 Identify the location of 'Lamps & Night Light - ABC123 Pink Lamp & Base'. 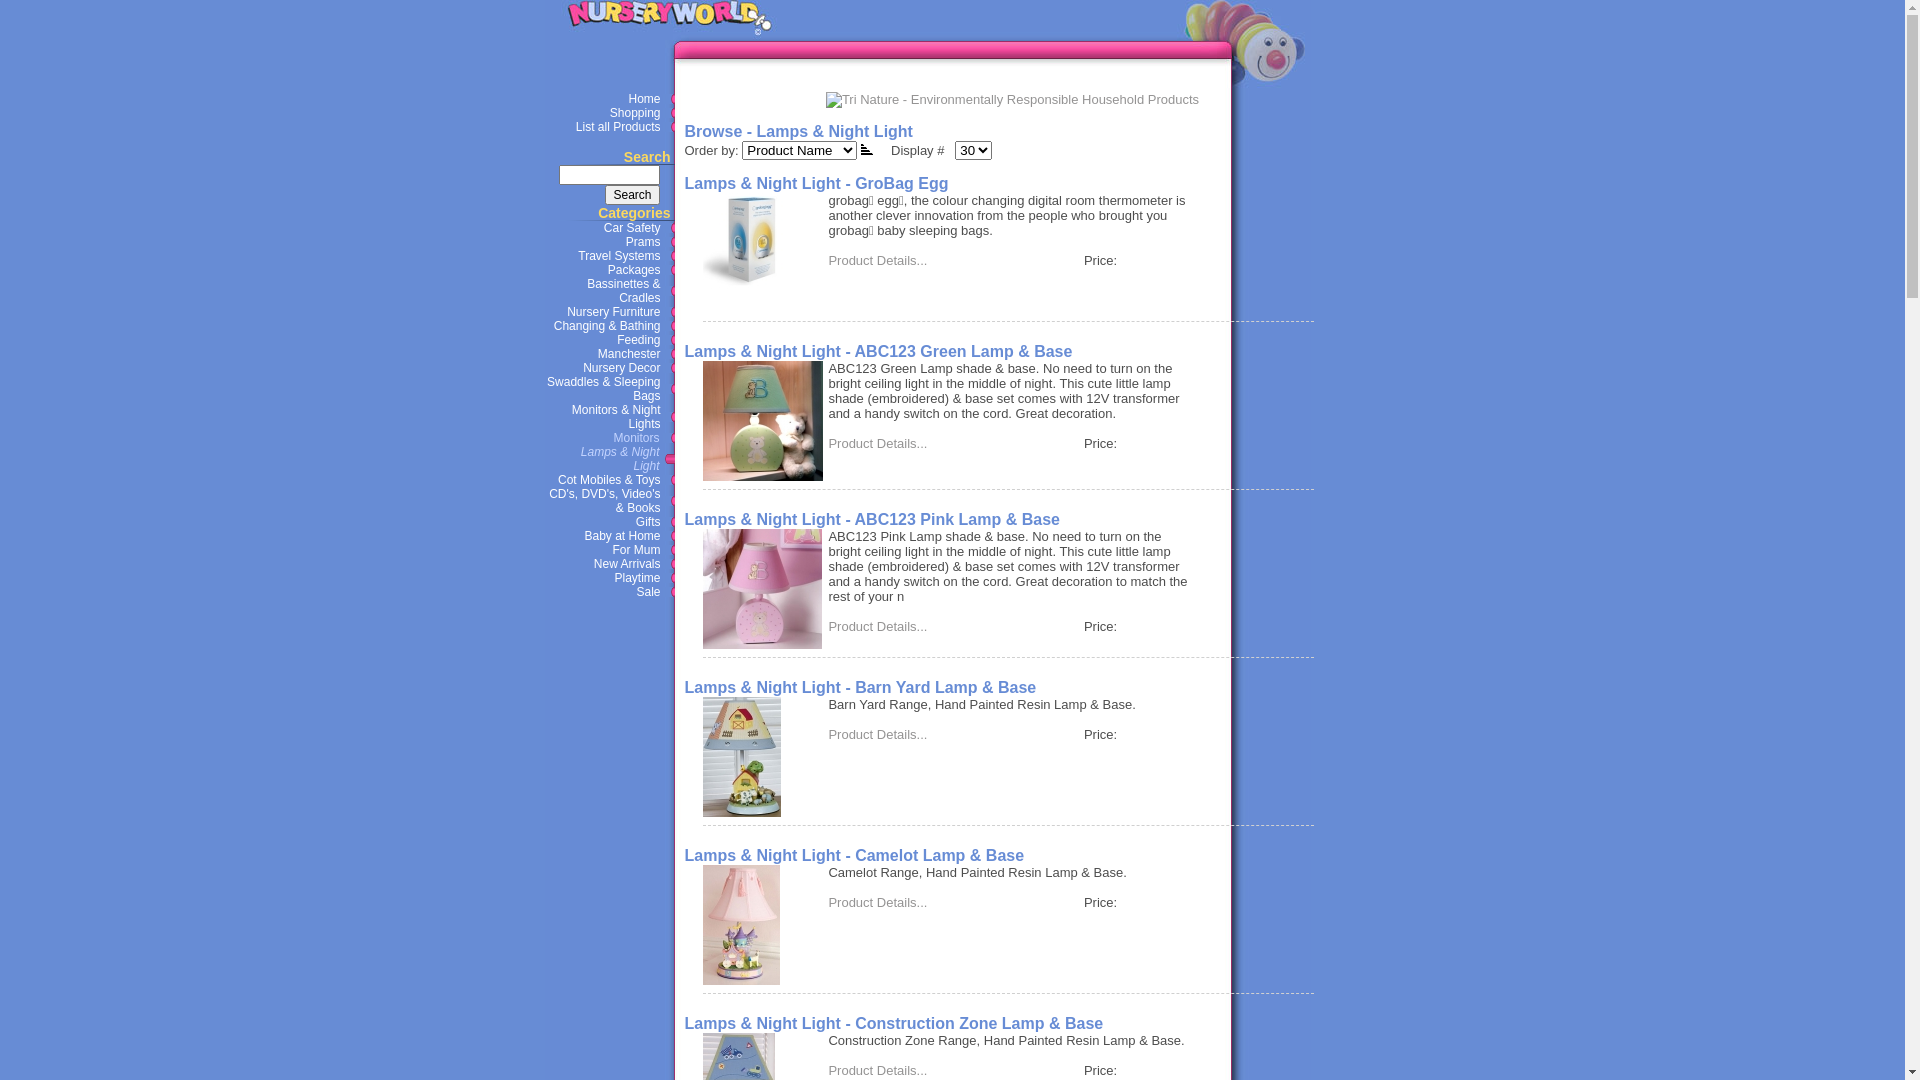
(871, 518).